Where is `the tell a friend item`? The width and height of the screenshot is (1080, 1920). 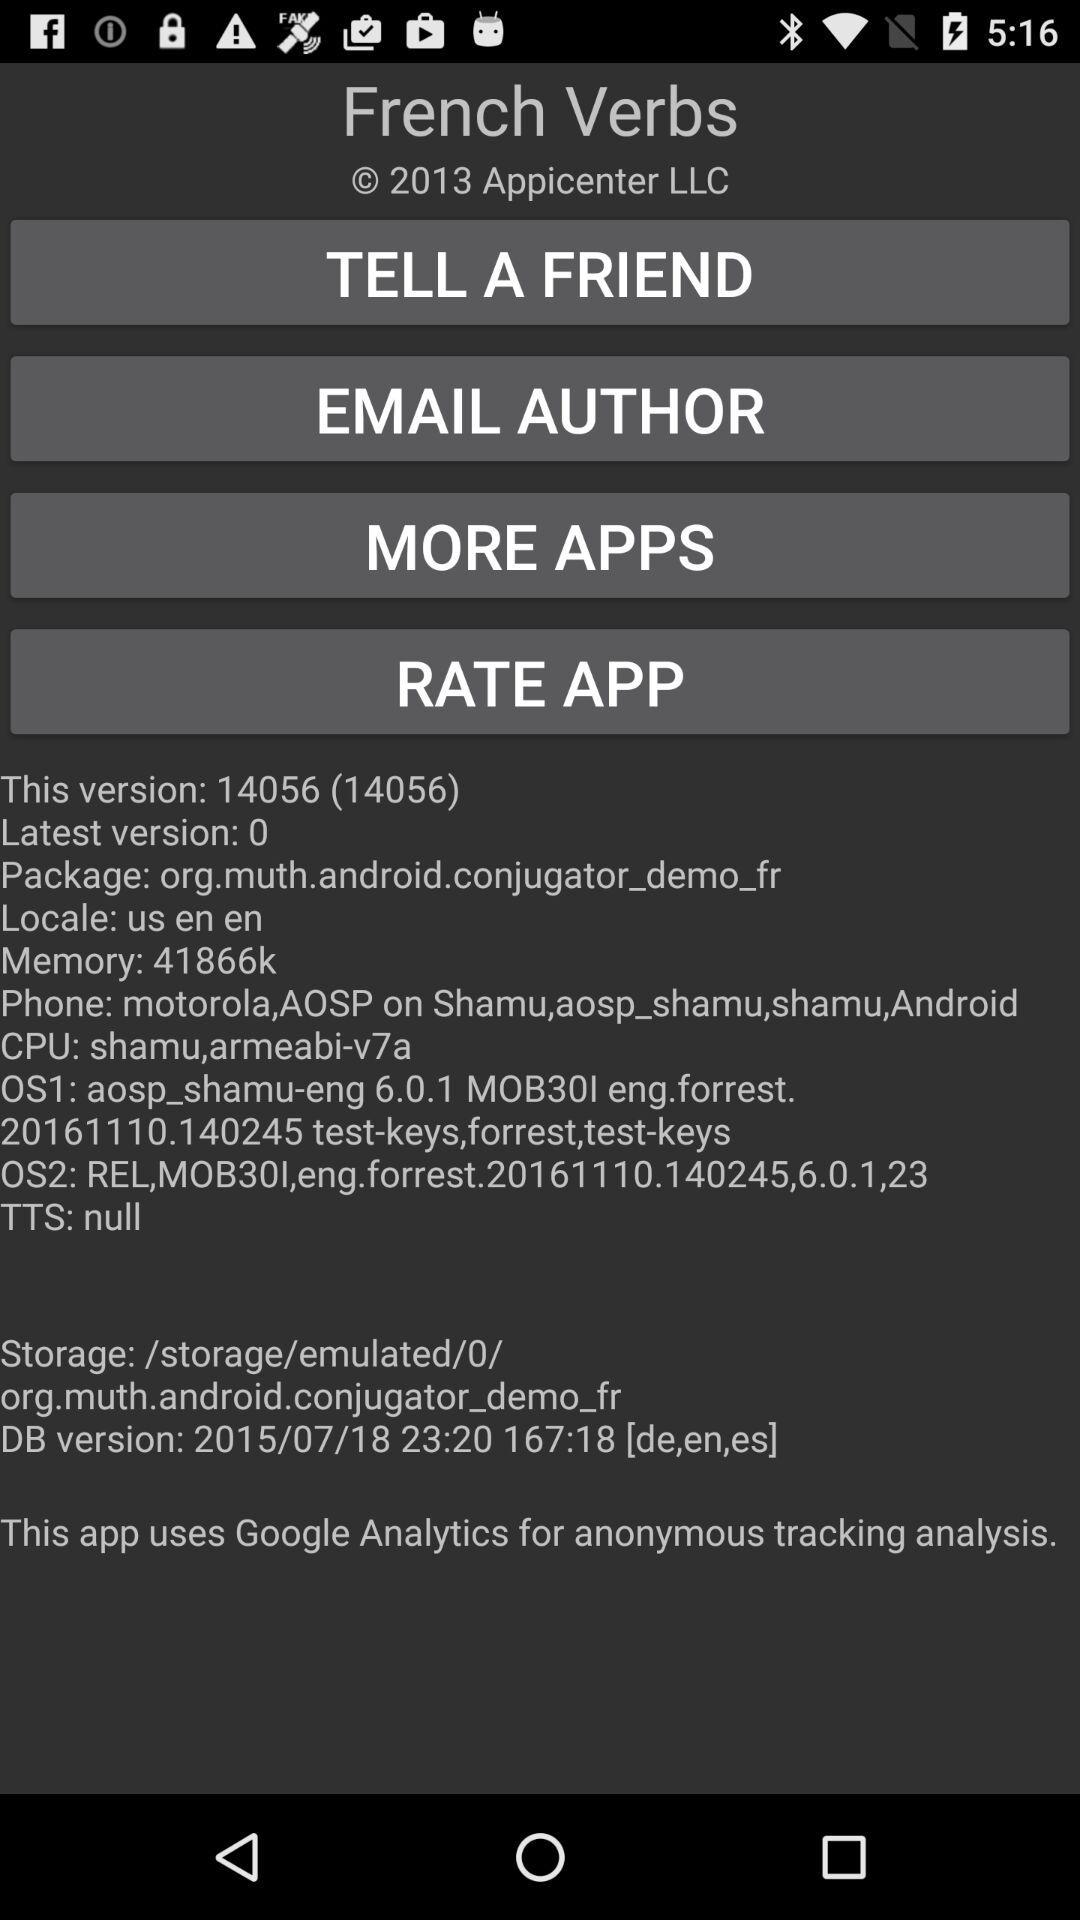 the tell a friend item is located at coordinates (540, 271).